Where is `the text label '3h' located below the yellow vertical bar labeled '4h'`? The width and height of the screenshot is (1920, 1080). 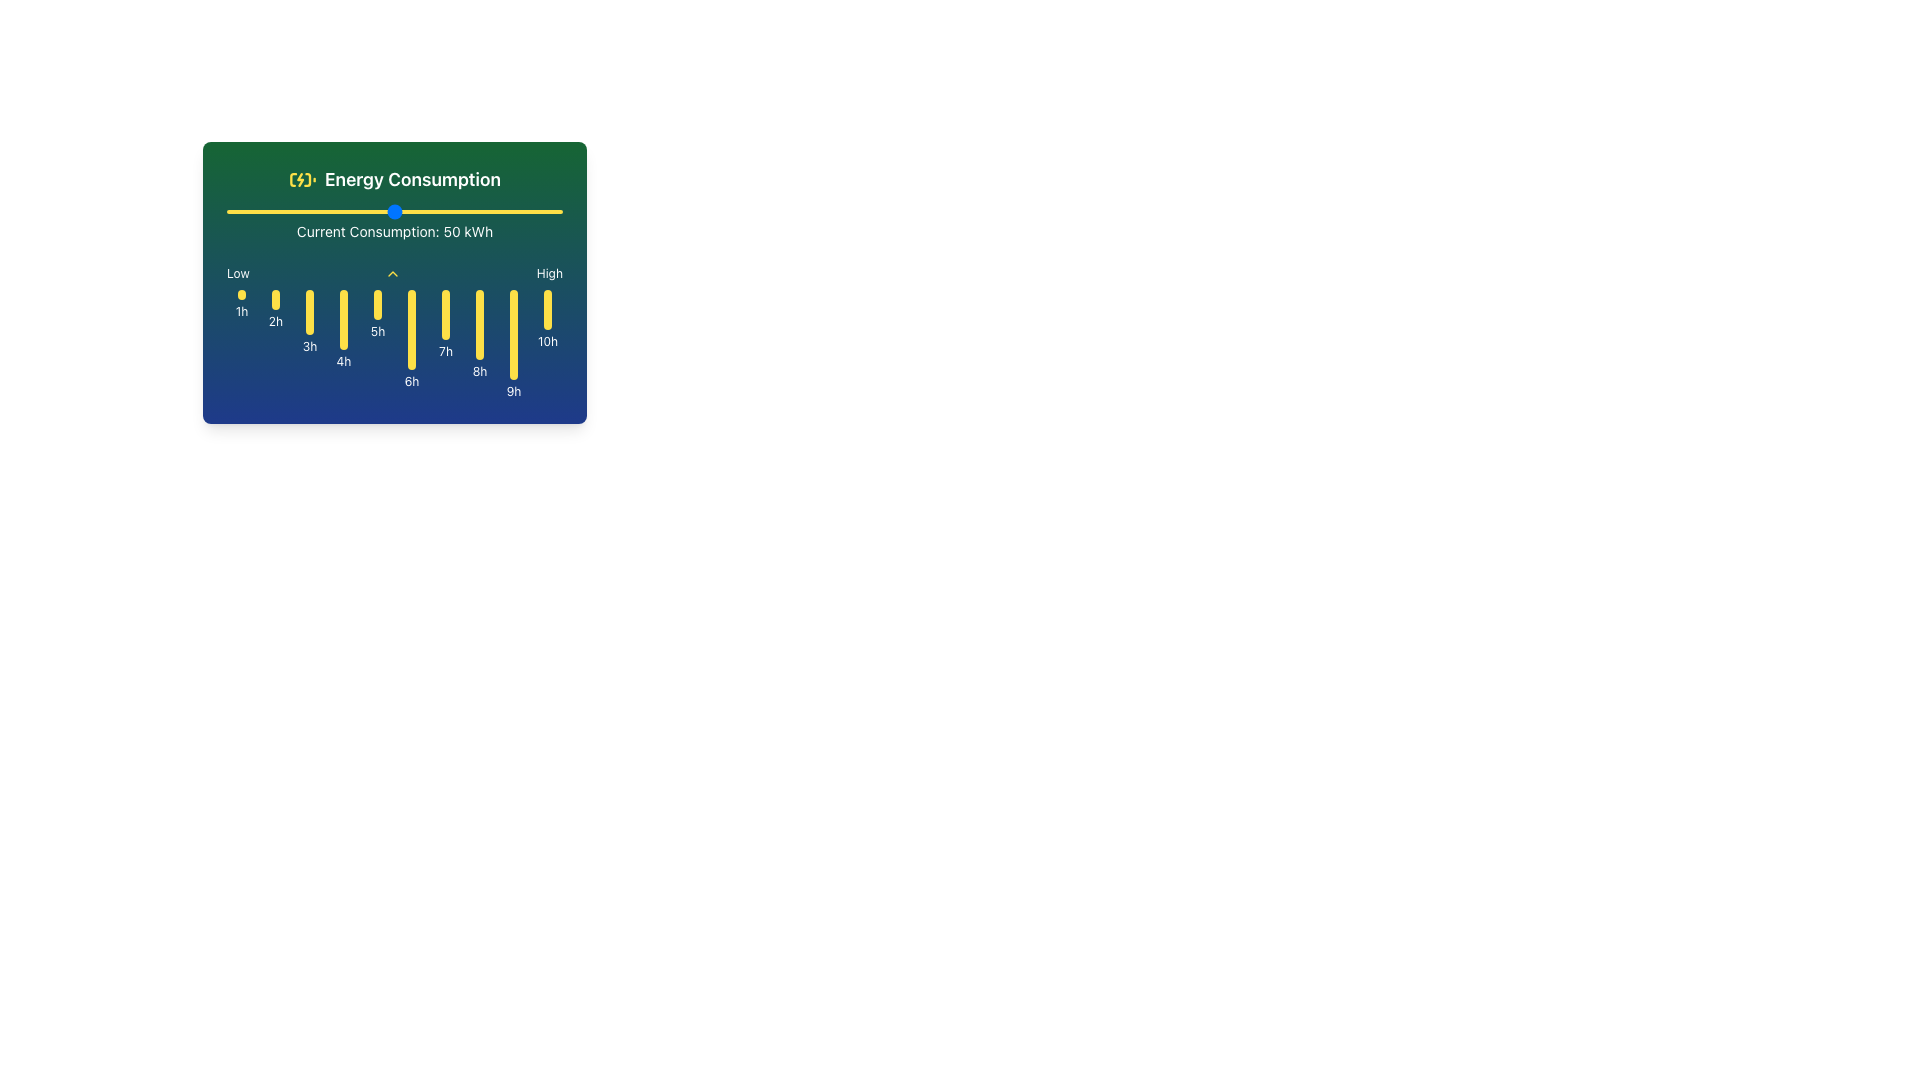
the text label '3h' located below the yellow vertical bar labeled '4h' is located at coordinates (309, 346).